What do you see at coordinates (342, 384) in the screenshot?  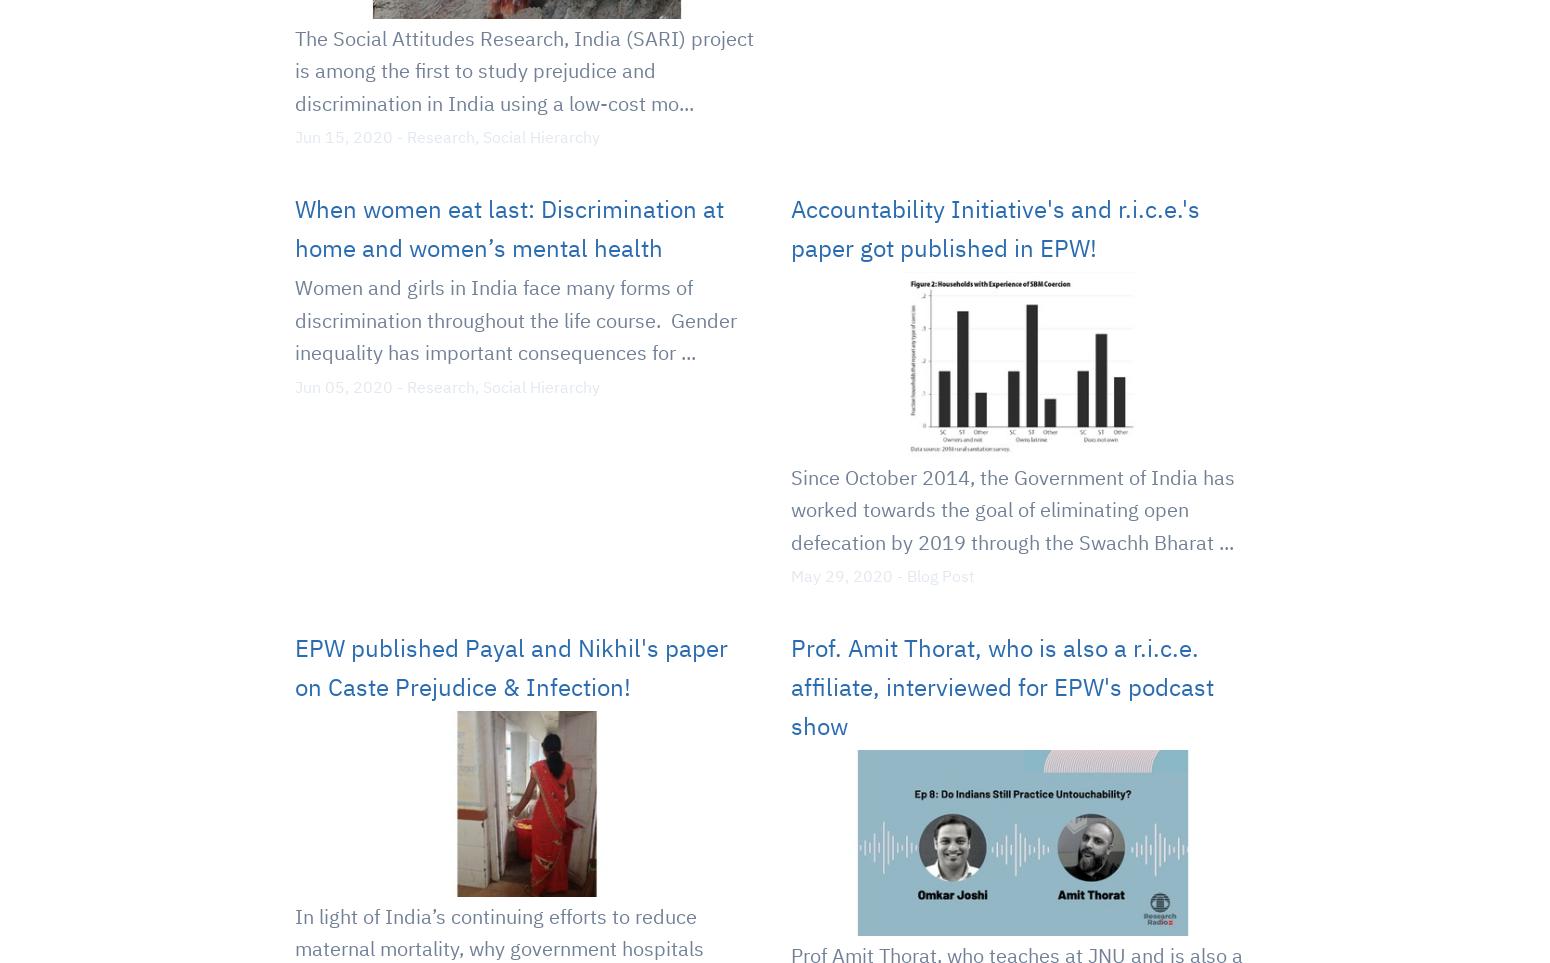 I see `'Jun 05, 2020'` at bounding box center [342, 384].